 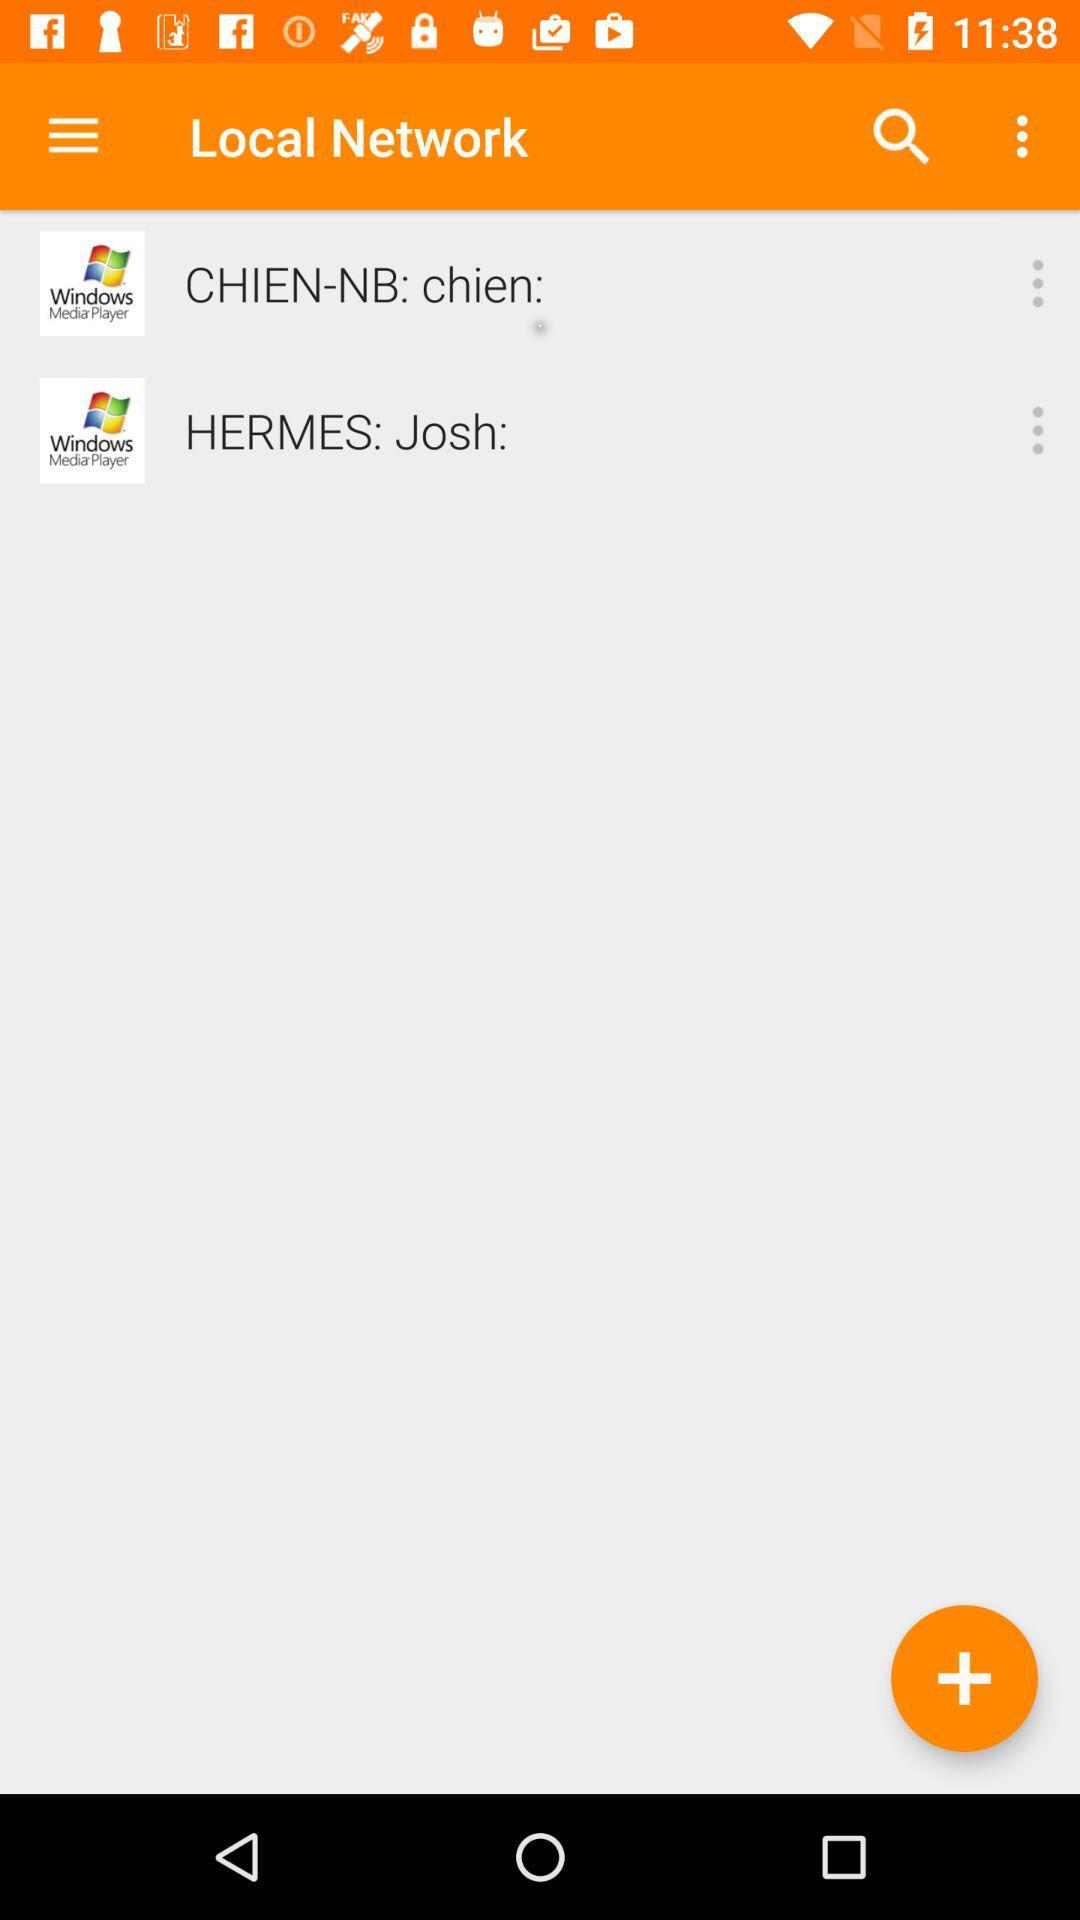 I want to click on the add icon, so click(x=963, y=1678).